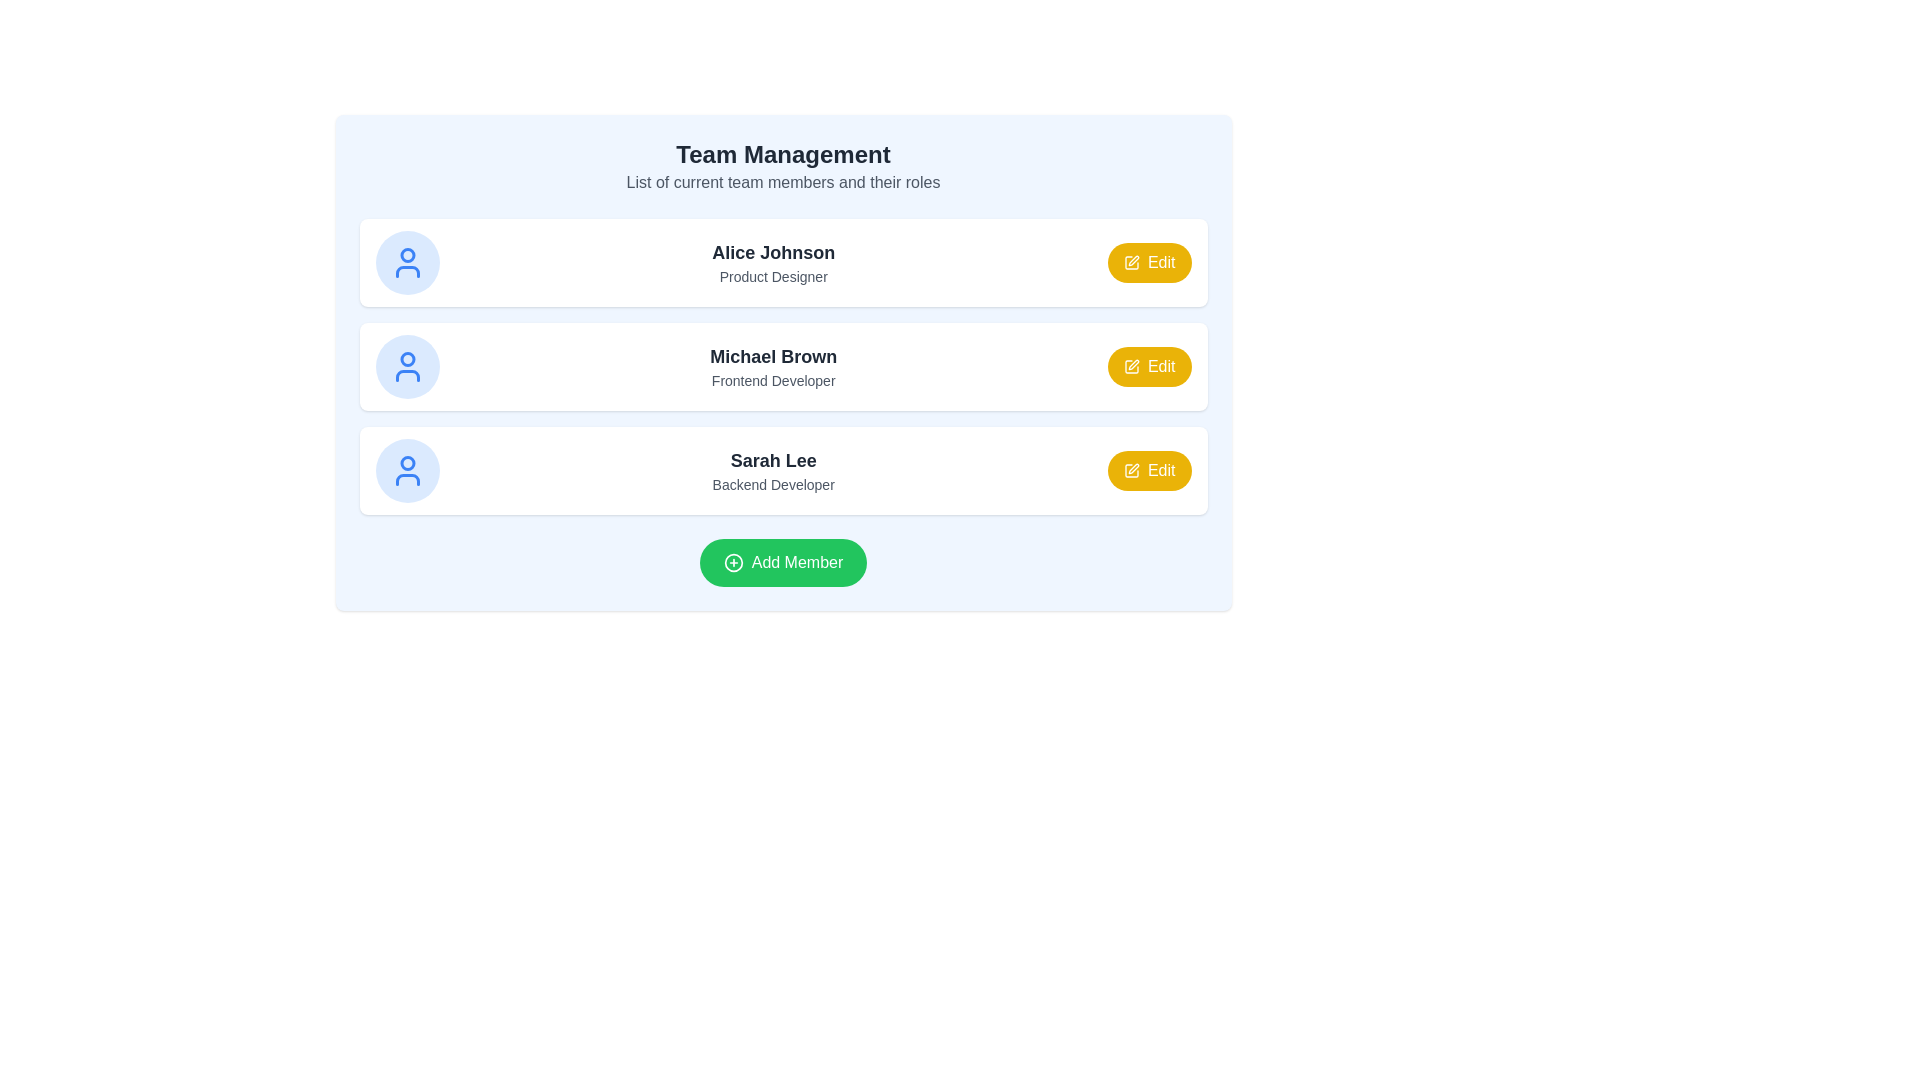 Image resolution: width=1920 pixels, height=1080 pixels. I want to click on the small gray text label that reads 'Frontend Developer', located directly below 'Michael Brown' in the center card of the team members' list, so click(772, 381).